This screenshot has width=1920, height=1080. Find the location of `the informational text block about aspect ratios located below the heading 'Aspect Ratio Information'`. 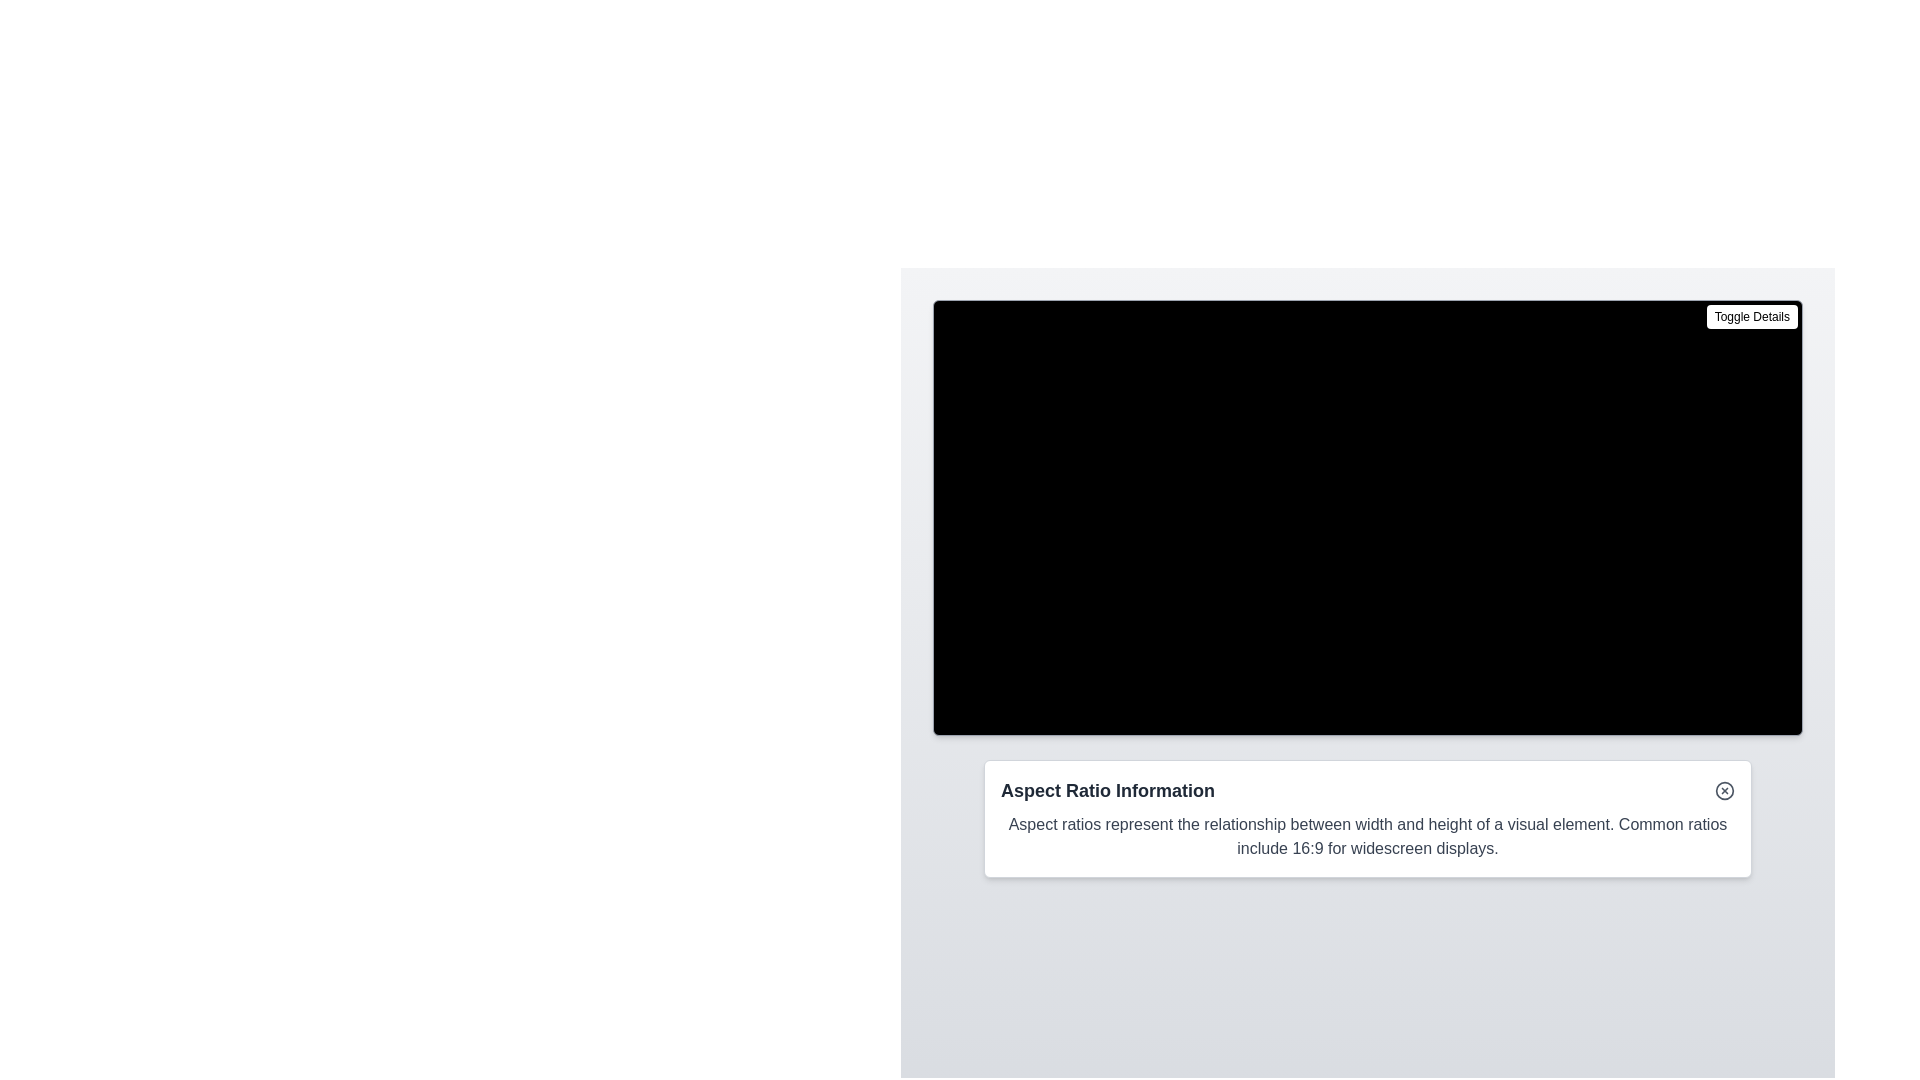

the informational text block about aspect ratios located below the heading 'Aspect Ratio Information' is located at coordinates (1367, 837).